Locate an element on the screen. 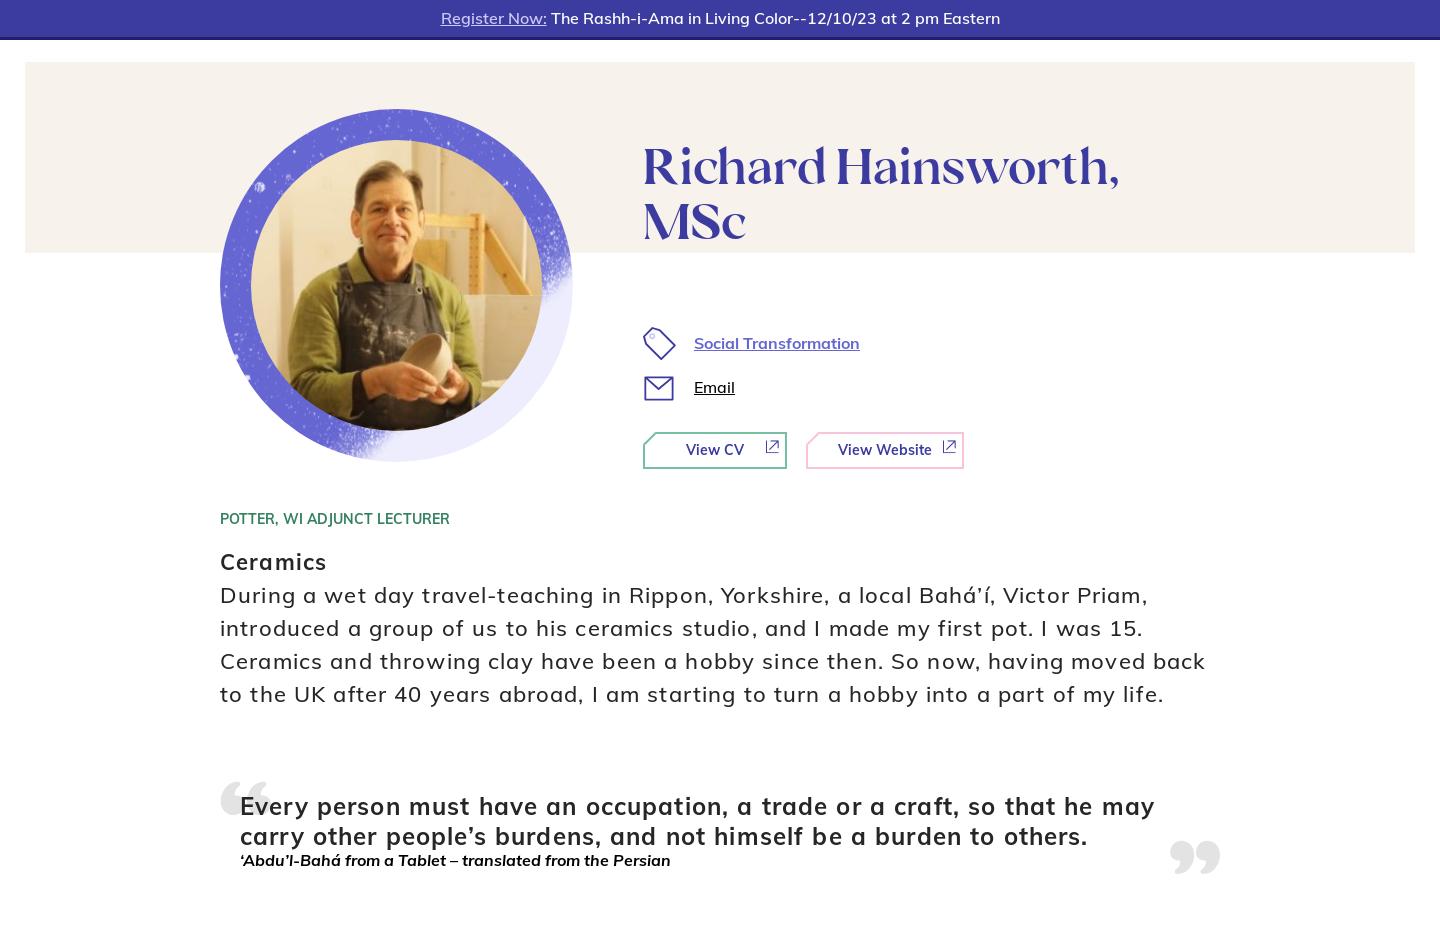 This screenshot has height=942, width=1440. 'The Economics of Community Building' is located at coordinates (333, 278).